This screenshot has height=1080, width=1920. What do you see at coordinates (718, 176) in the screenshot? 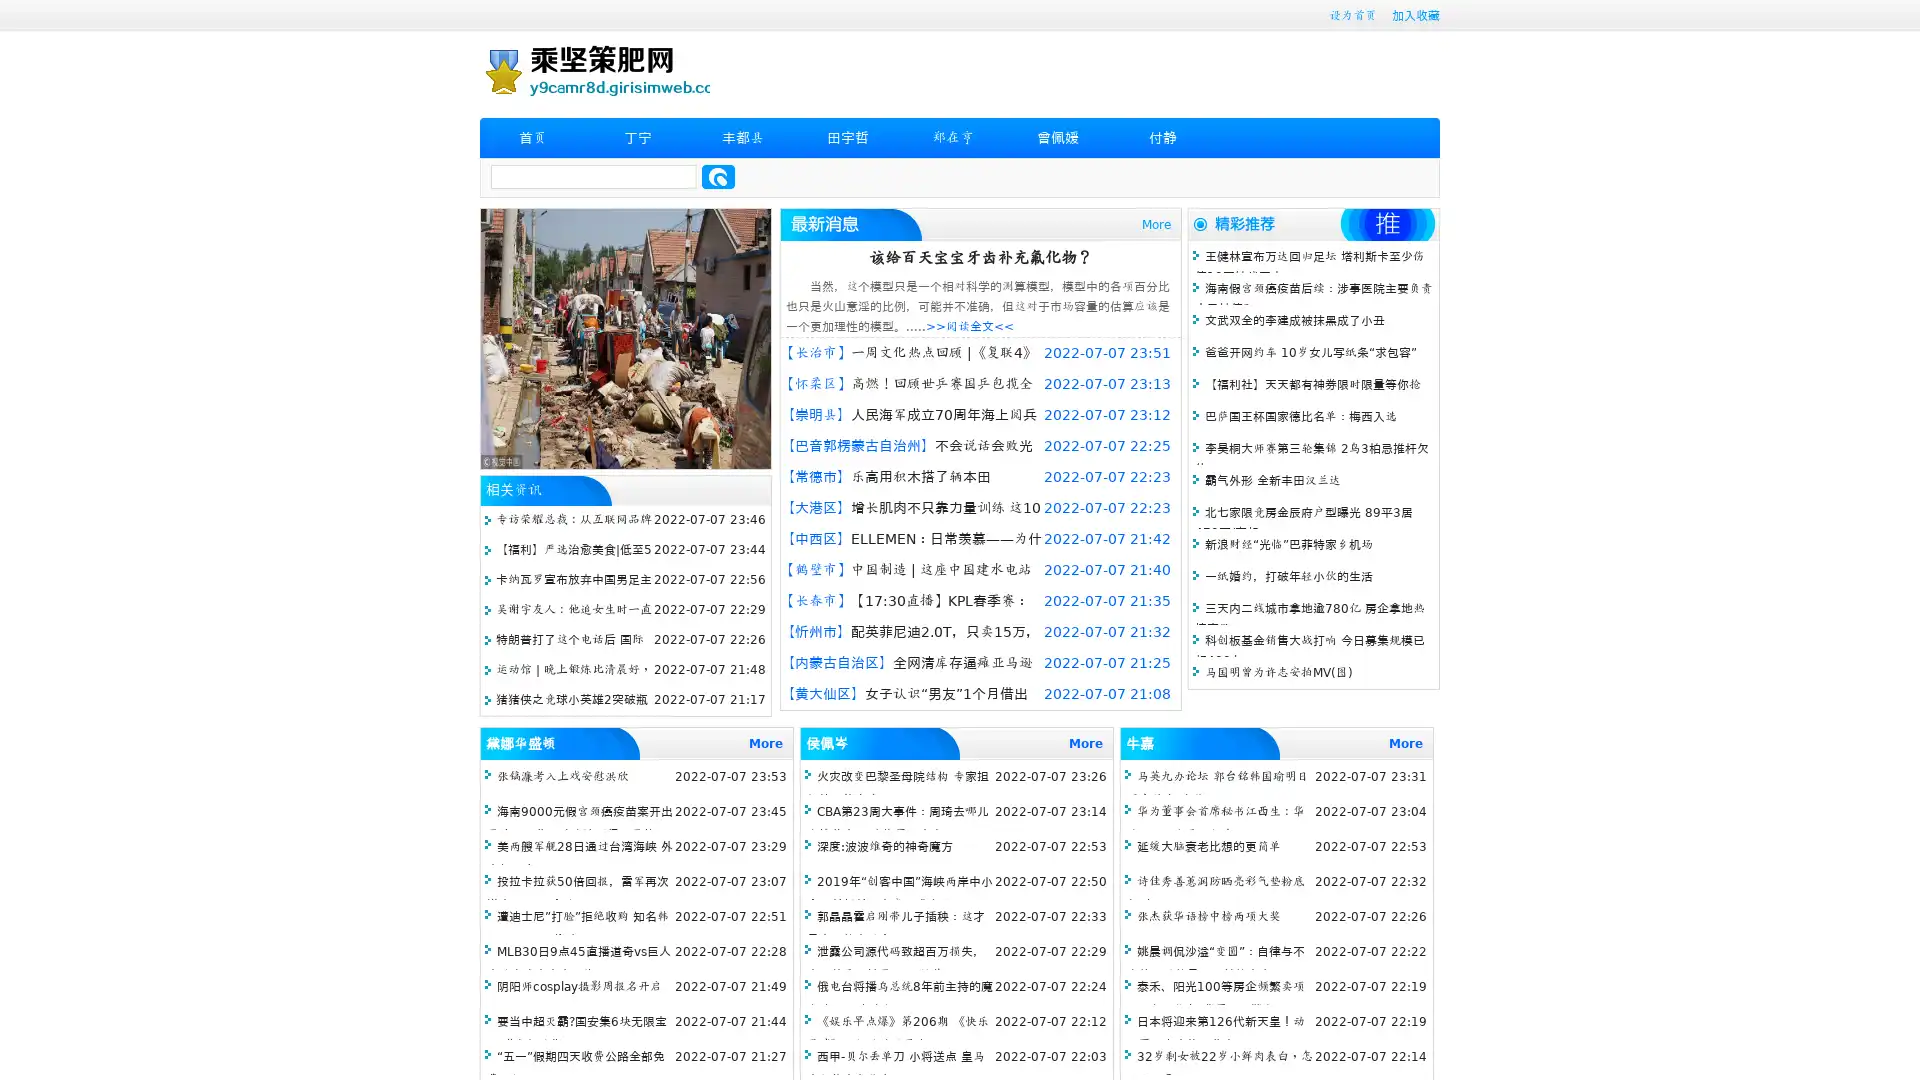
I see `Search` at bounding box center [718, 176].